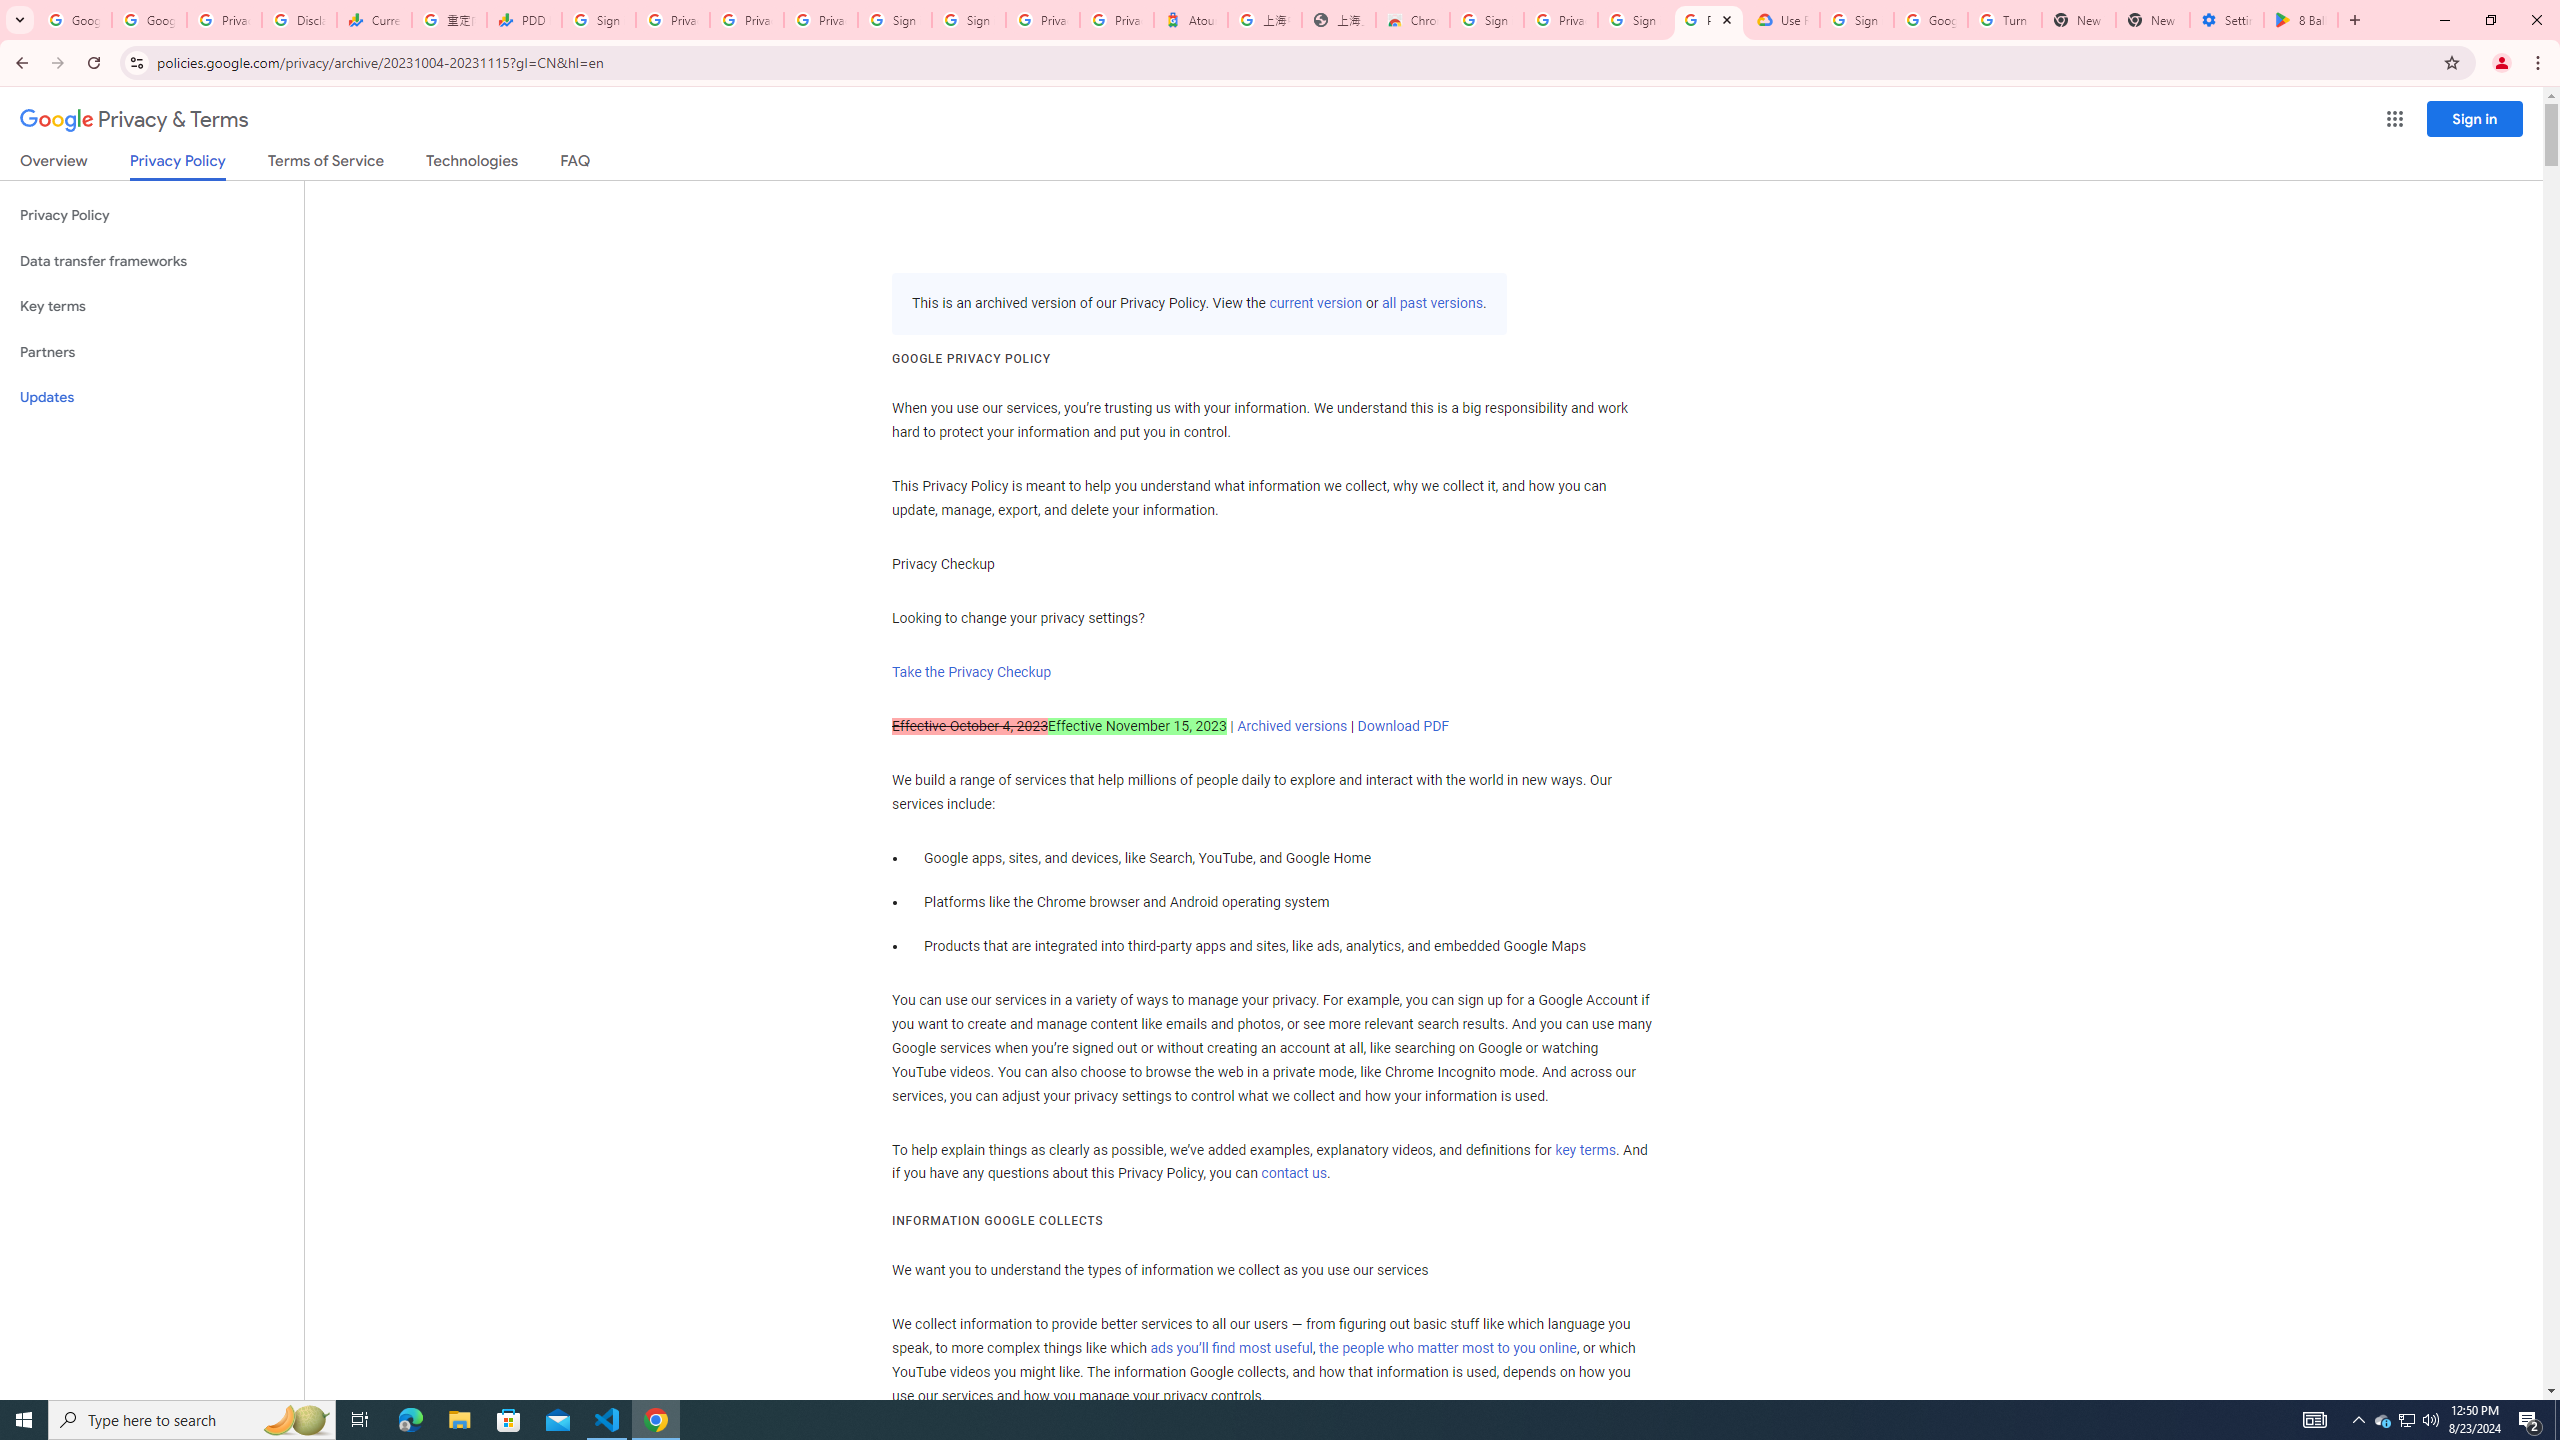 The image size is (2560, 1440). Describe the element at coordinates (2300, 19) in the screenshot. I see `'8 Ball Pool - Apps on Google Play'` at that location.